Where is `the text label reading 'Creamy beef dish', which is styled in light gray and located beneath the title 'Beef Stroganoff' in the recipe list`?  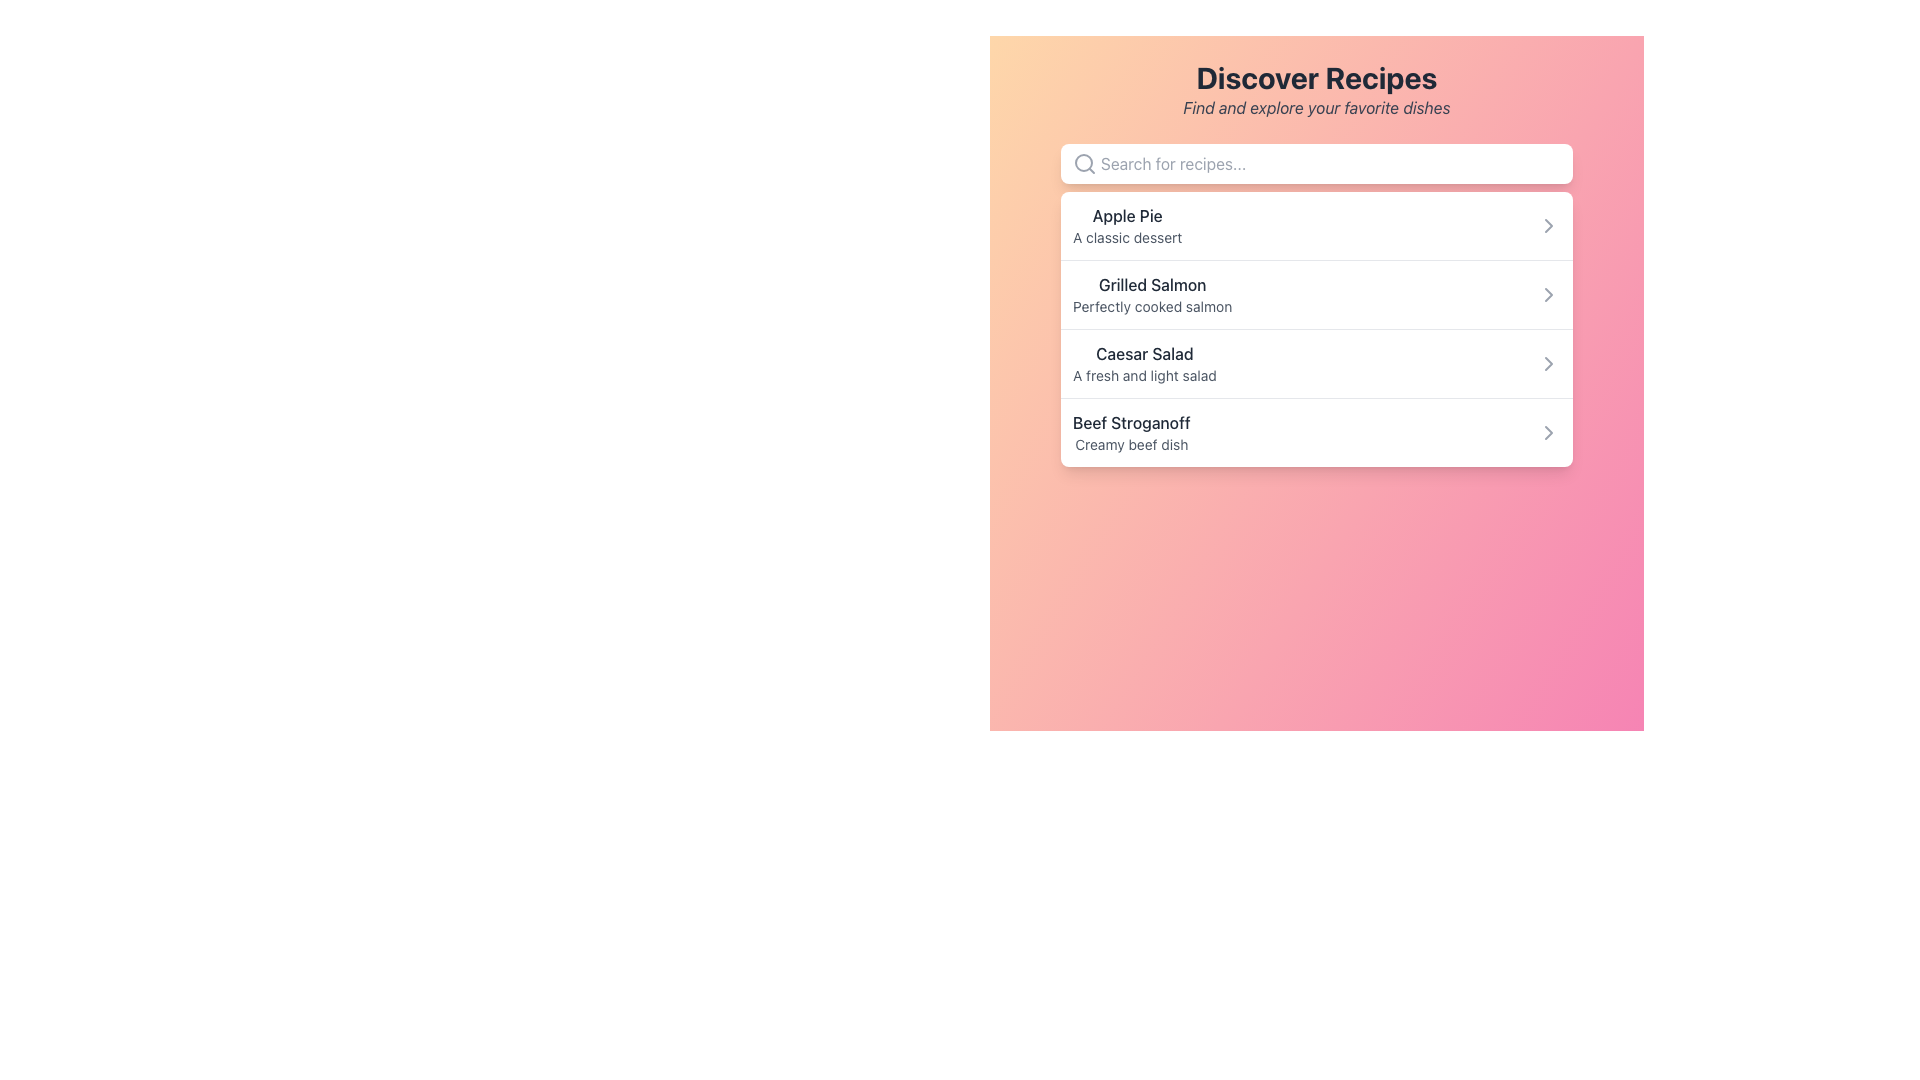 the text label reading 'Creamy beef dish', which is styled in light gray and located beneath the title 'Beef Stroganoff' in the recipe list is located at coordinates (1131, 443).